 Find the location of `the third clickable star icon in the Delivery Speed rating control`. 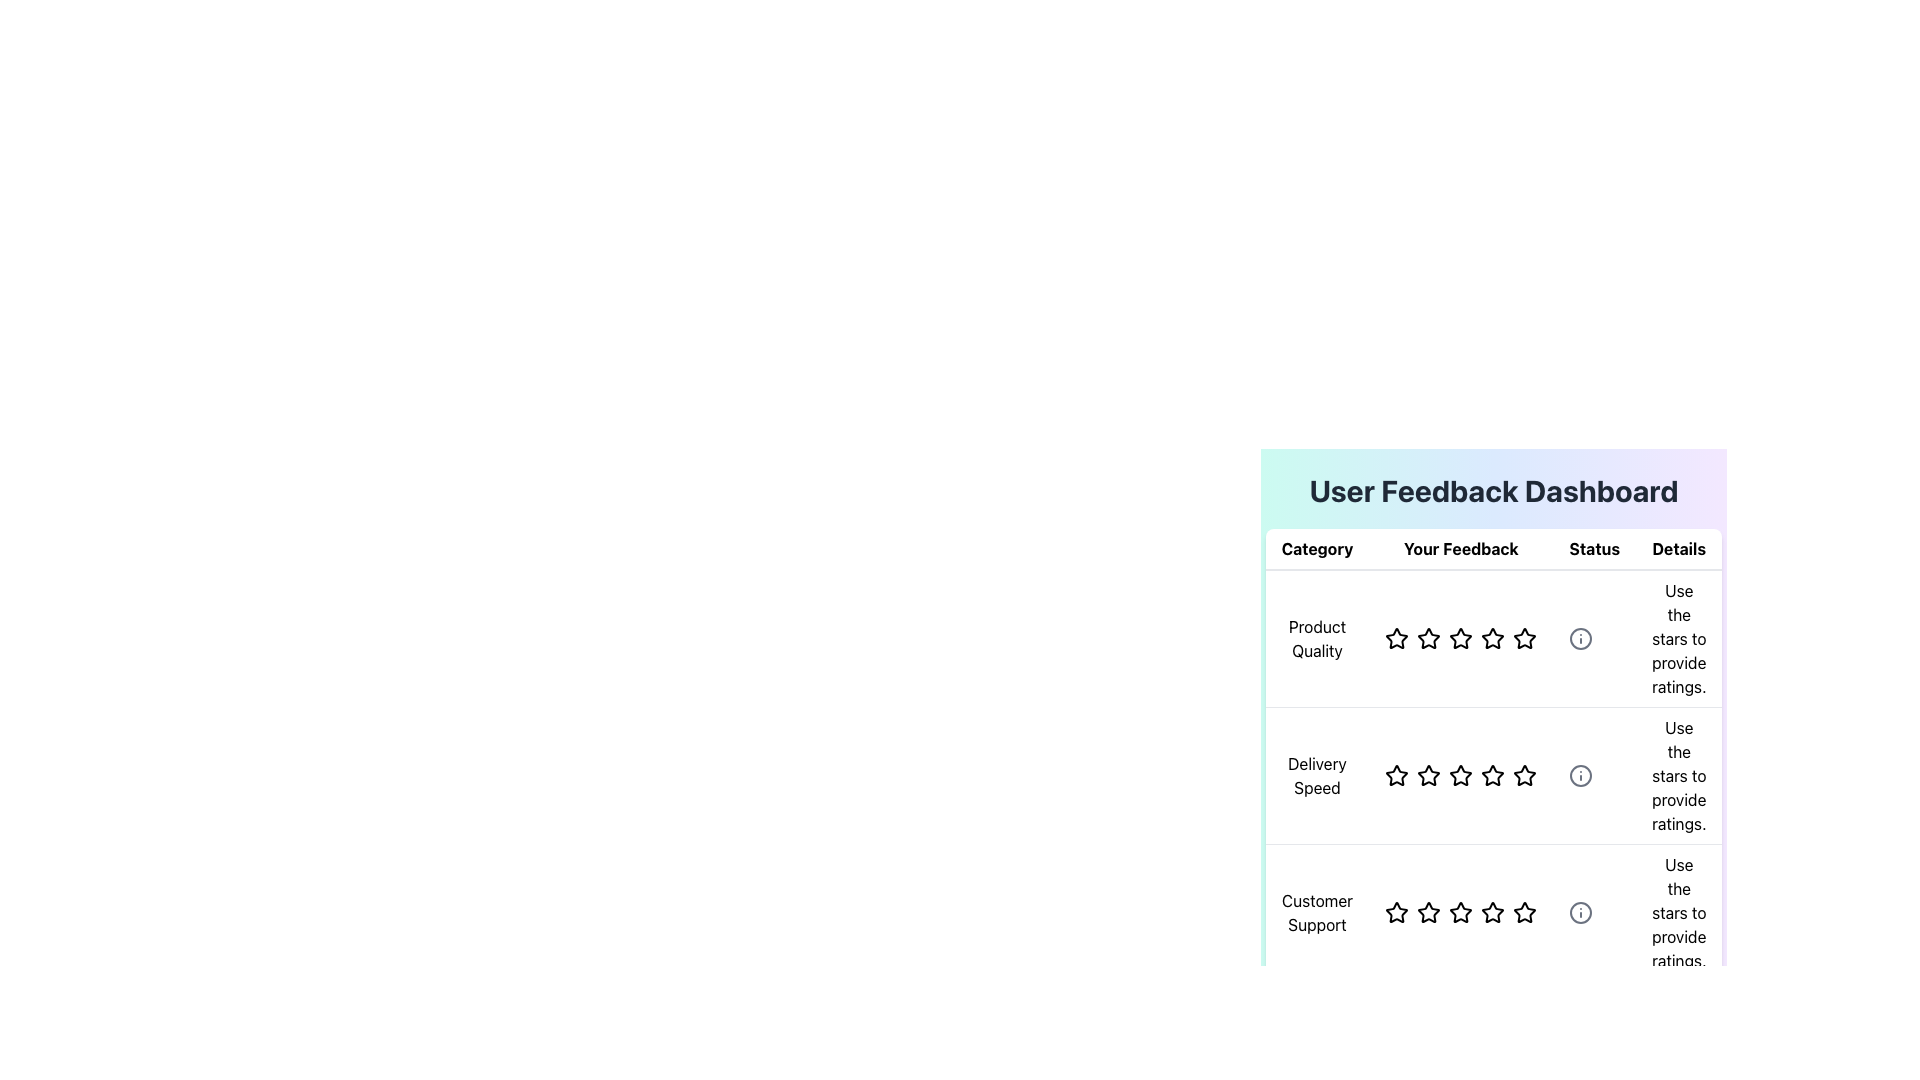

the third clickable star icon in the Delivery Speed rating control is located at coordinates (1461, 774).